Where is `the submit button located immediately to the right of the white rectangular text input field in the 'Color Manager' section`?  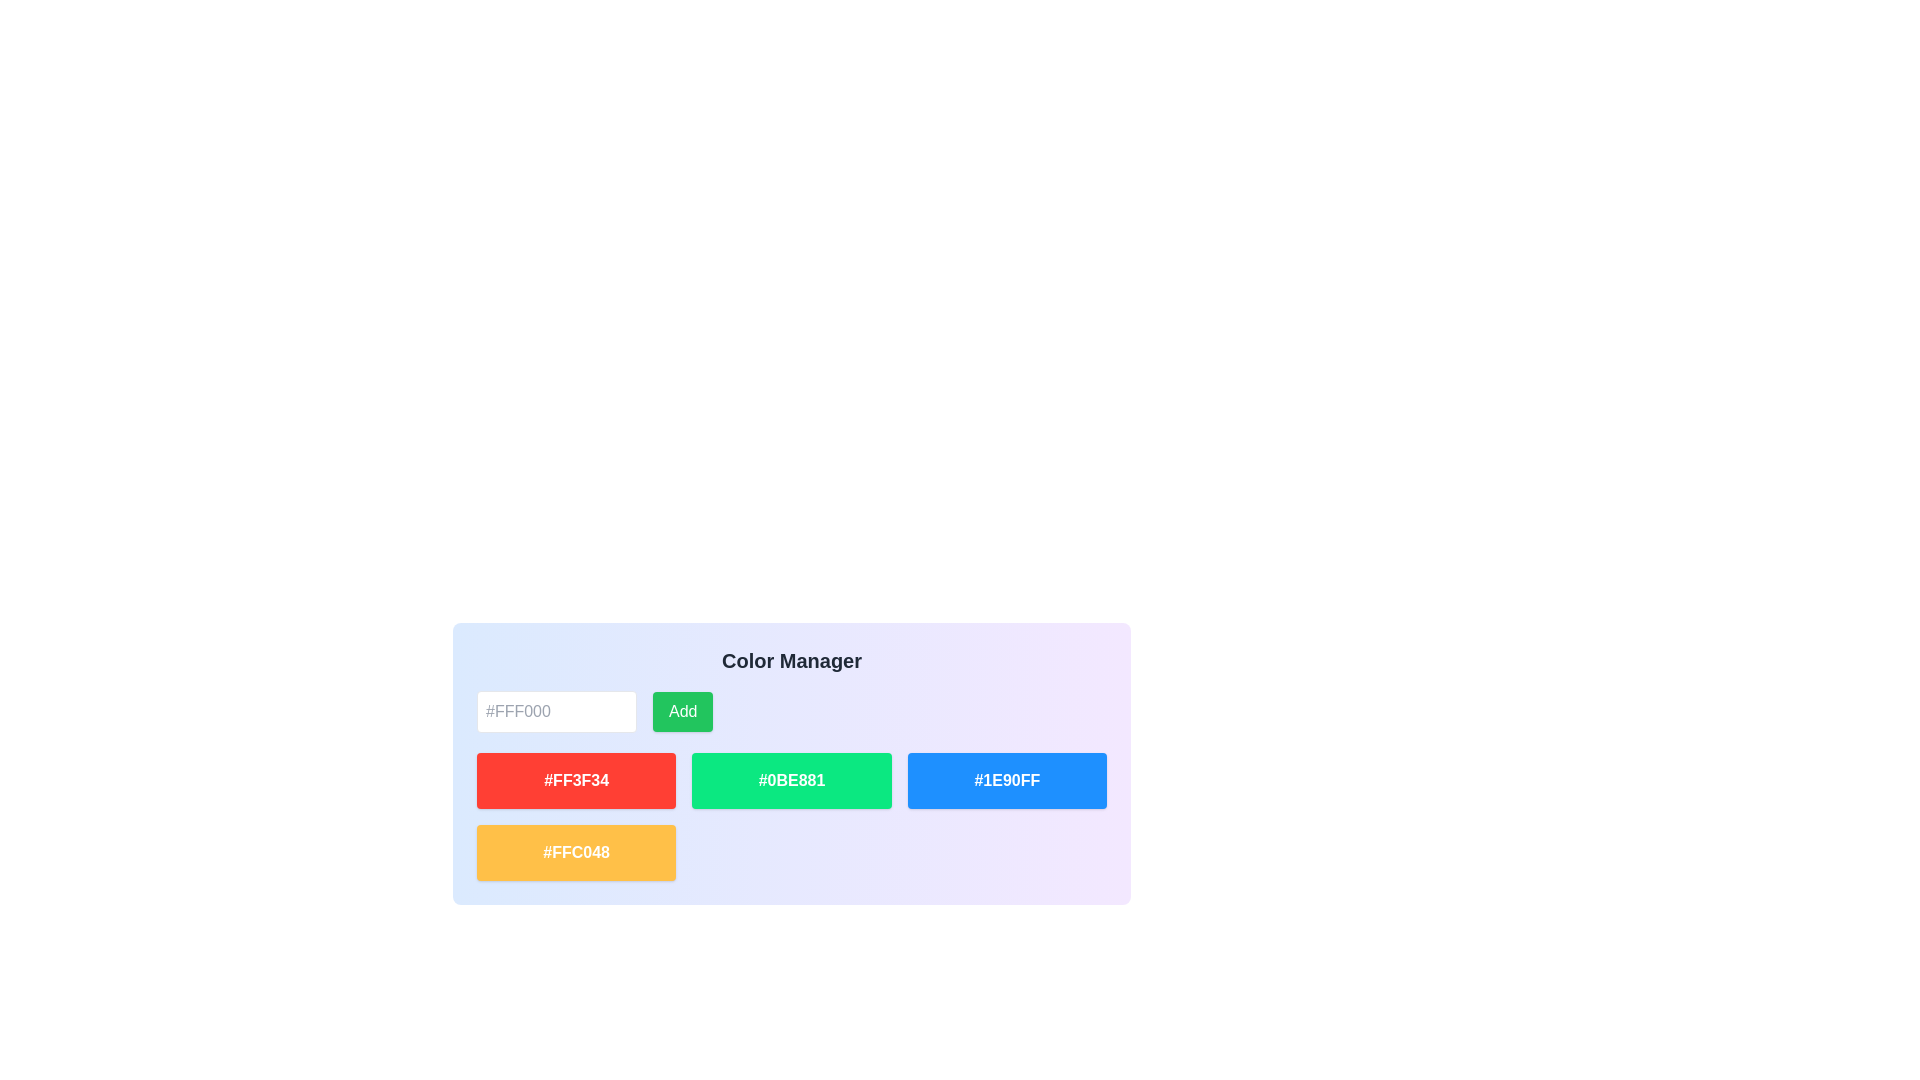
the submit button located immediately to the right of the white rectangular text input field in the 'Color Manager' section is located at coordinates (683, 711).